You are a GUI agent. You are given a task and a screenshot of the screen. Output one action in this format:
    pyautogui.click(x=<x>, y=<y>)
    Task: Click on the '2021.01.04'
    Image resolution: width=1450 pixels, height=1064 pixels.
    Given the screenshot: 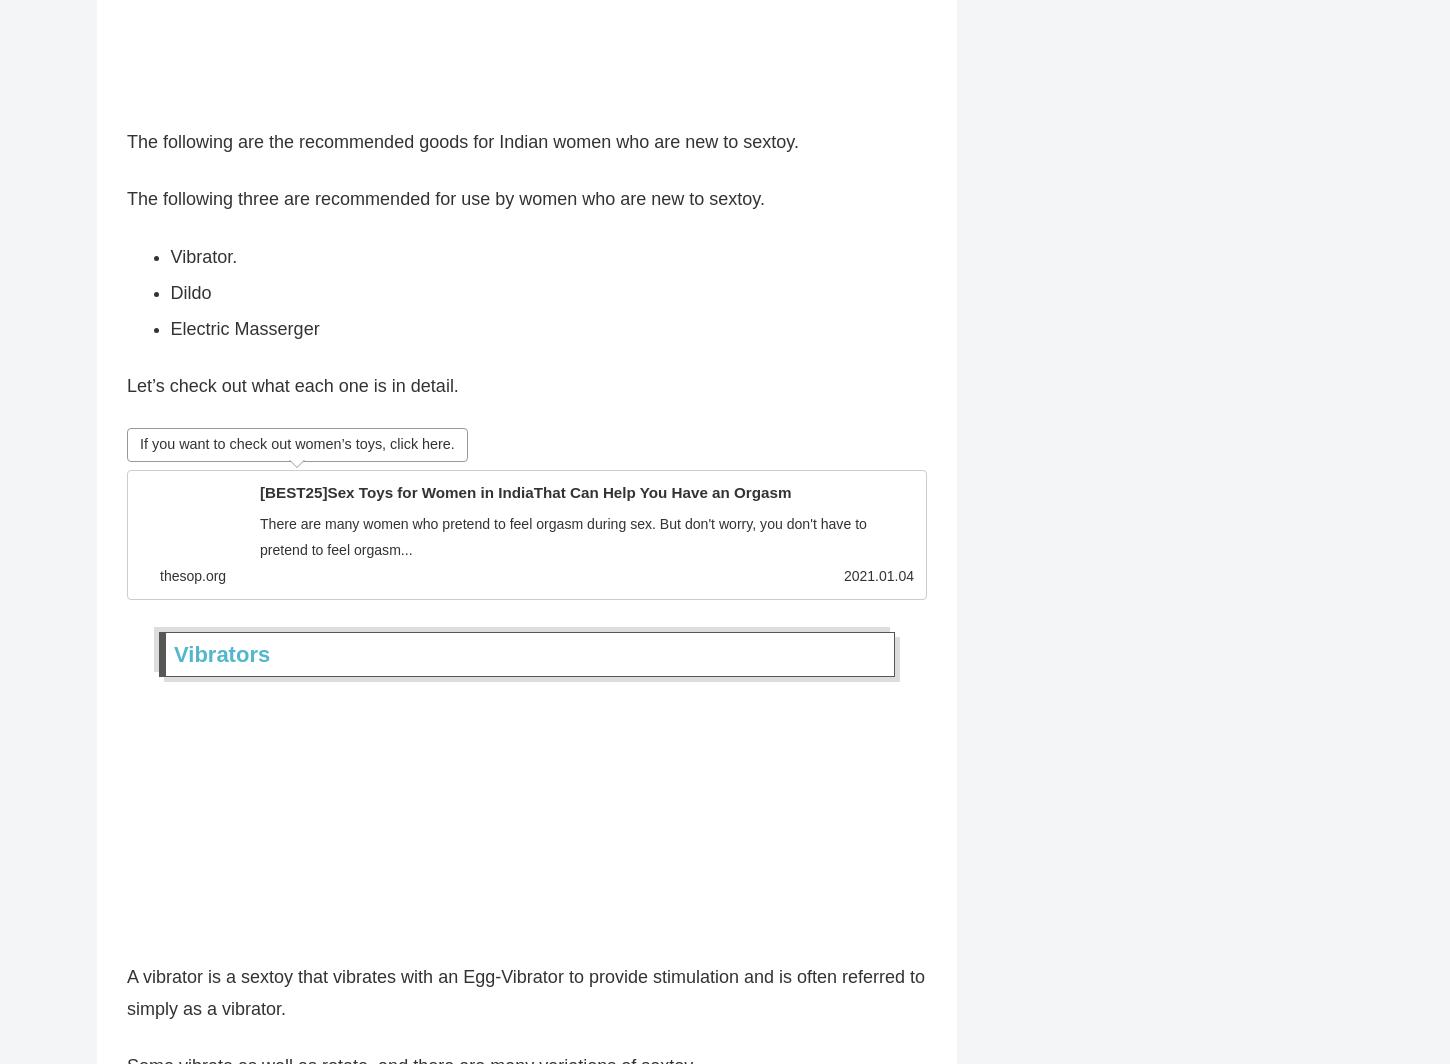 What is the action you would take?
    pyautogui.click(x=877, y=582)
    